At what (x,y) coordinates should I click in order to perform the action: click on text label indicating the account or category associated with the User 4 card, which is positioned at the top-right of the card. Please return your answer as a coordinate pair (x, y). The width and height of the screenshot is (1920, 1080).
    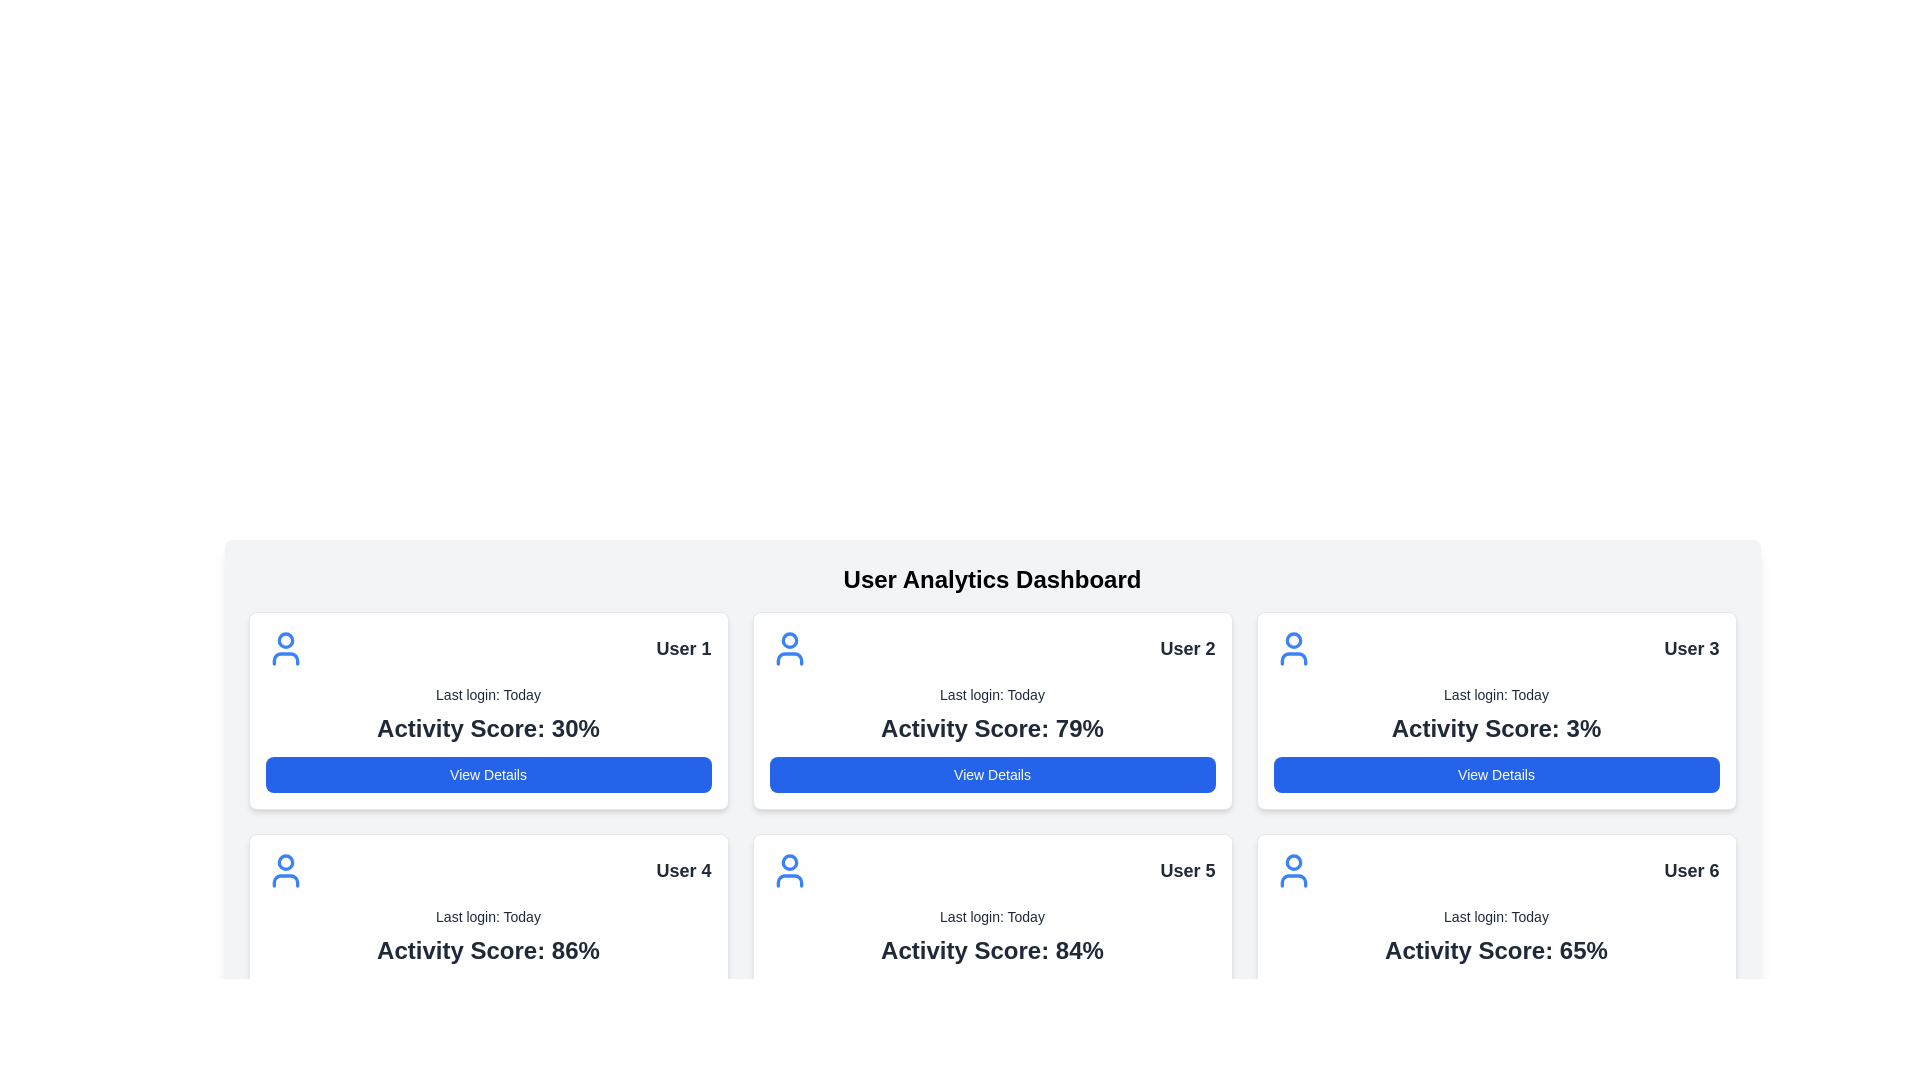
    Looking at the image, I should click on (683, 870).